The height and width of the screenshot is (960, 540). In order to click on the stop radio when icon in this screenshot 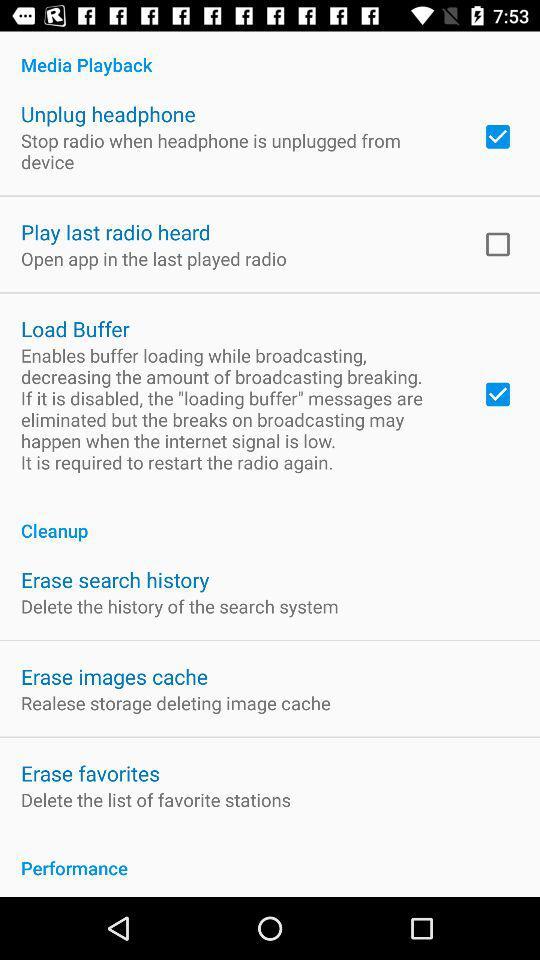, I will do `click(238, 150)`.